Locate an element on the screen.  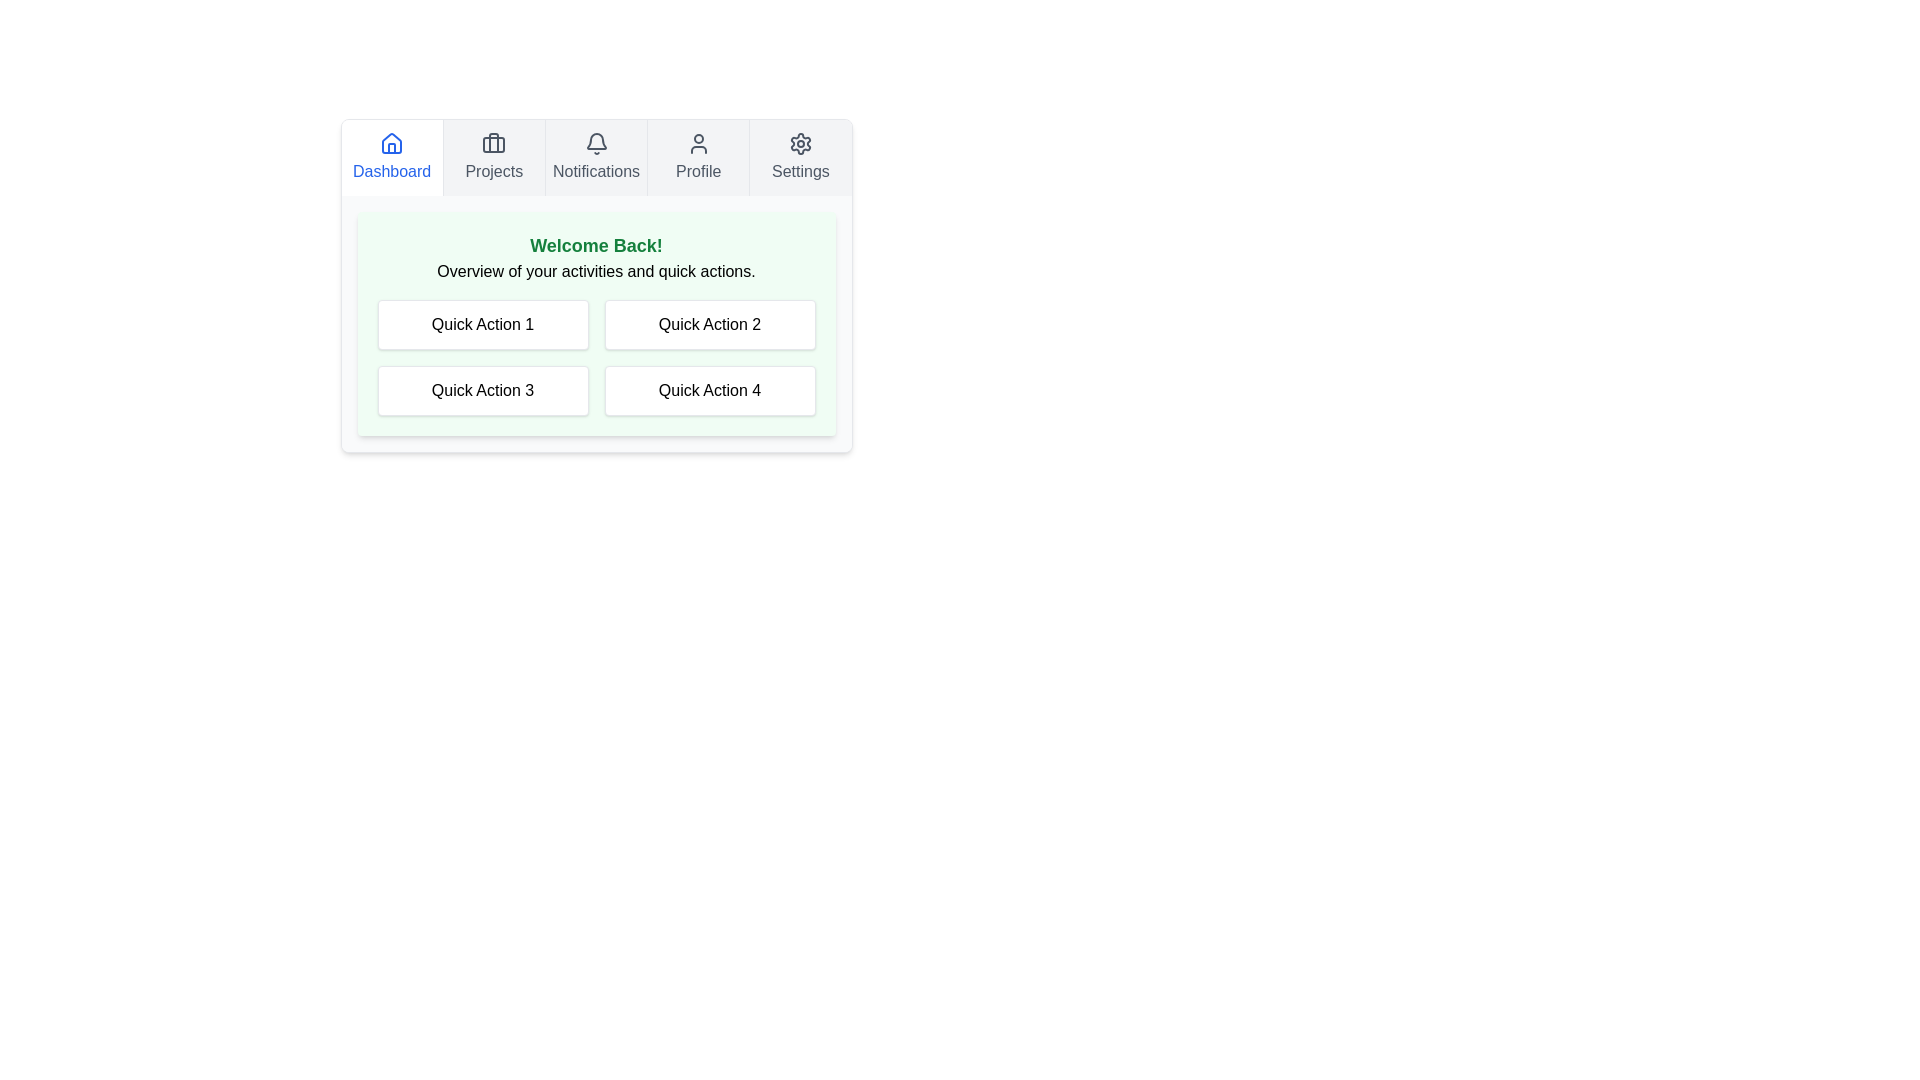
the Navigation item labeled 'Dashboard' with a house icon, which is located is located at coordinates (392, 157).